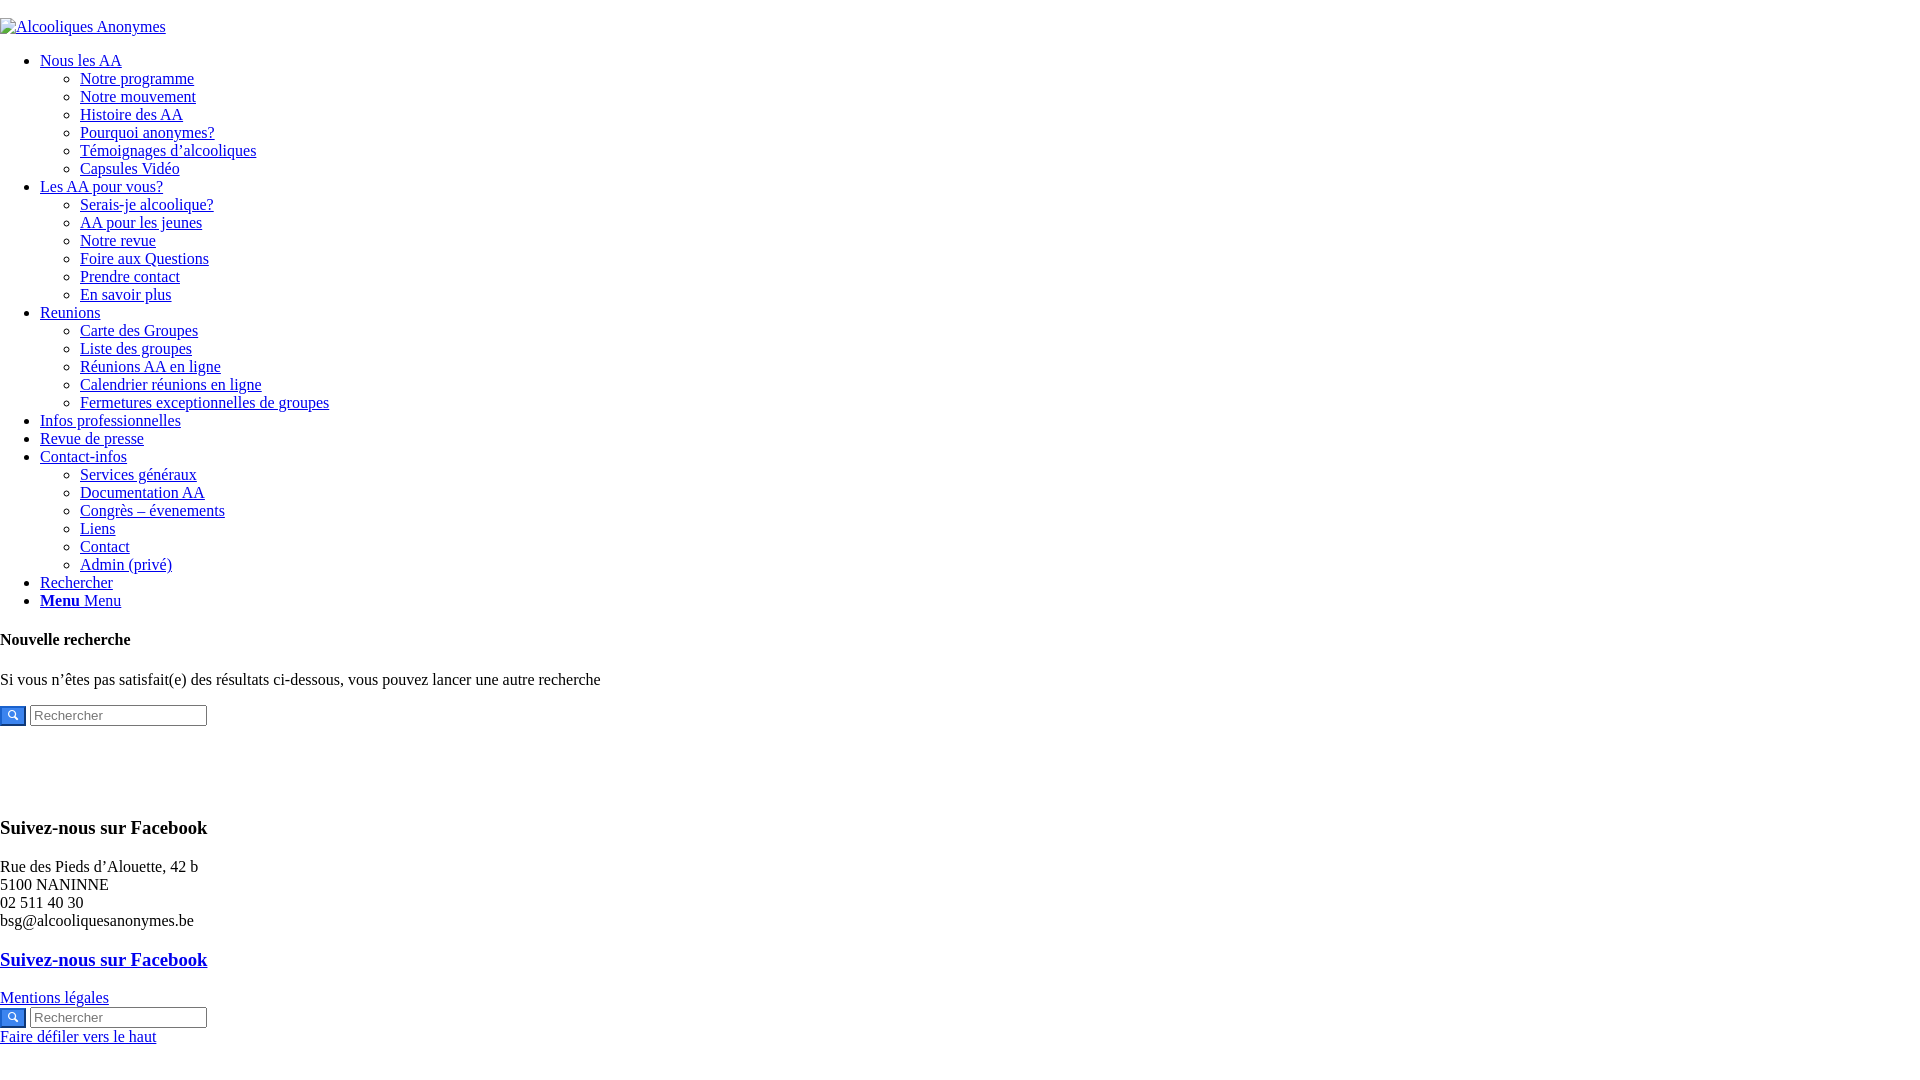  What do you see at coordinates (136, 77) in the screenshot?
I see `'Notre programme'` at bounding box center [136, 77].